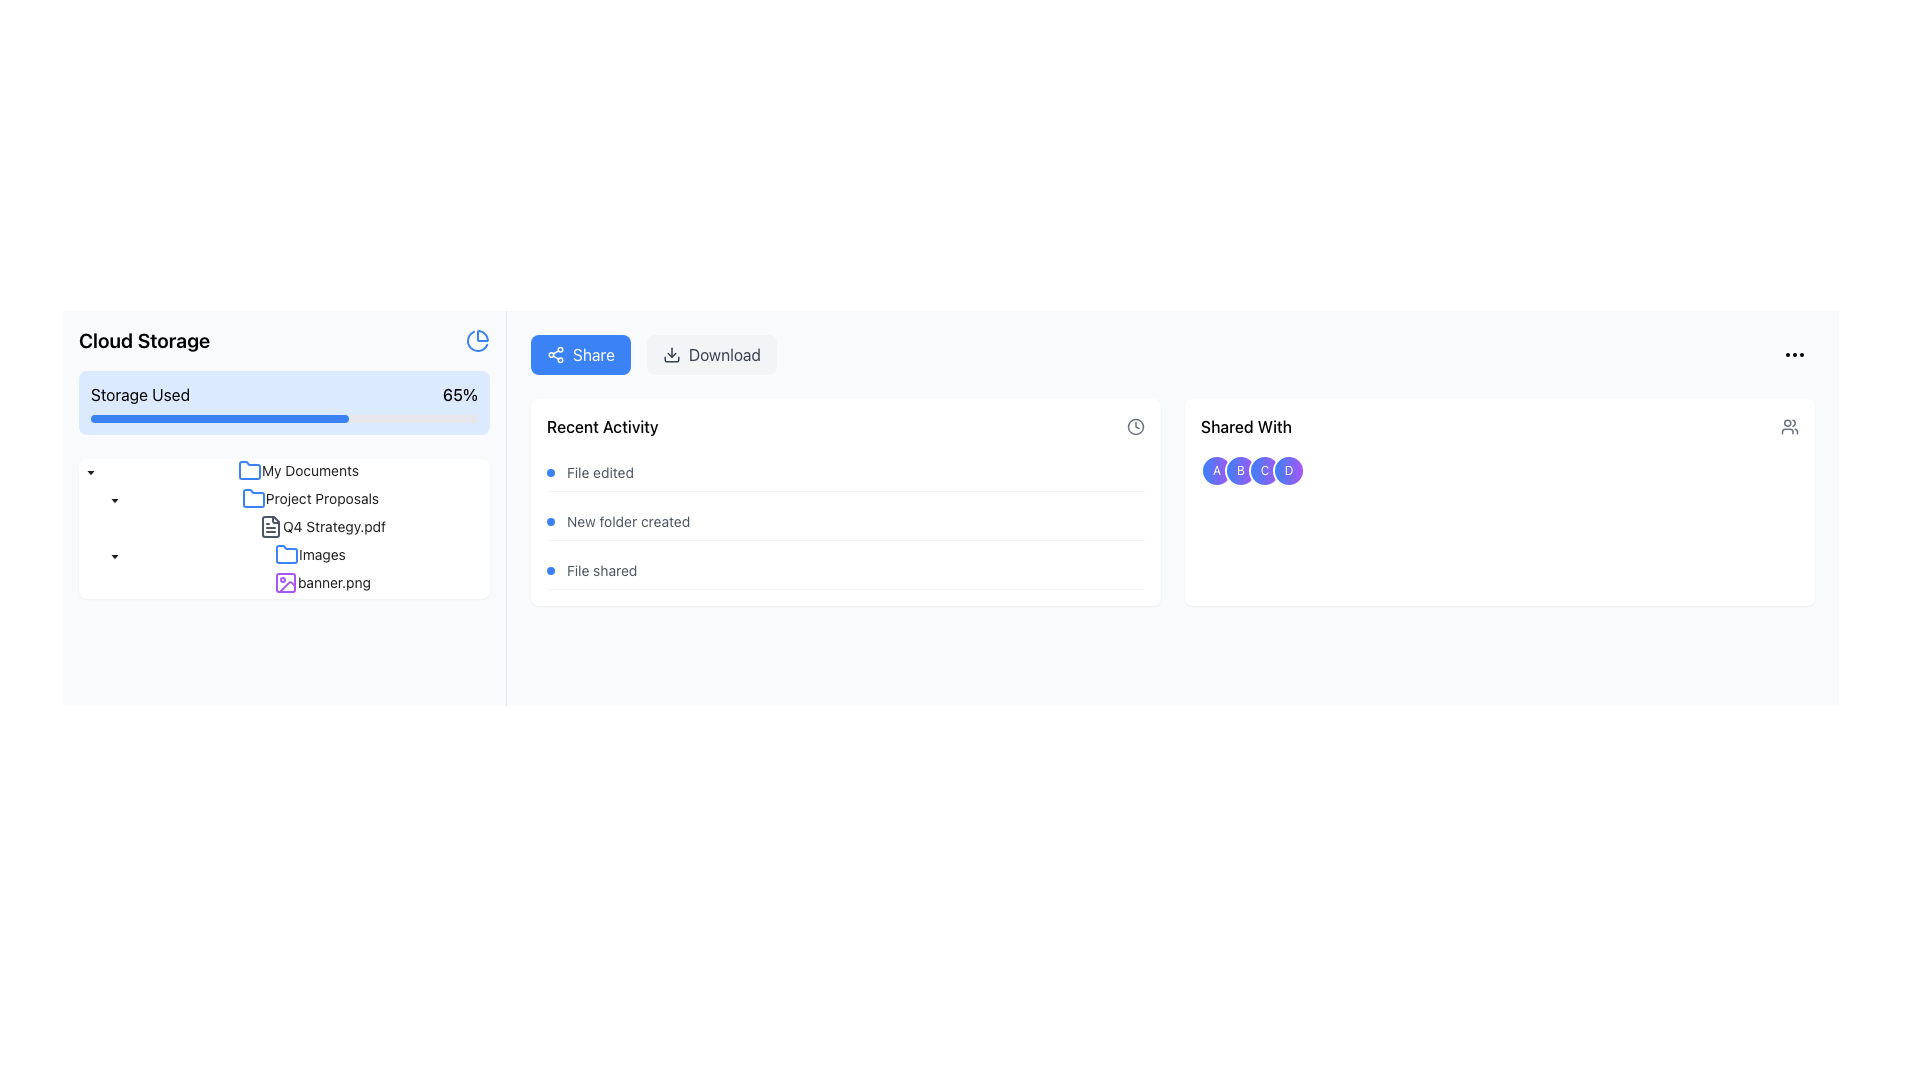 The height and width of the screenshot is (1080, 1920). Describe the element at coordinates (671, 353) in the screenshot. I see `the download icon located within the 'Download' button at the top-center of the interface, next to the 'Share' button` at that location.